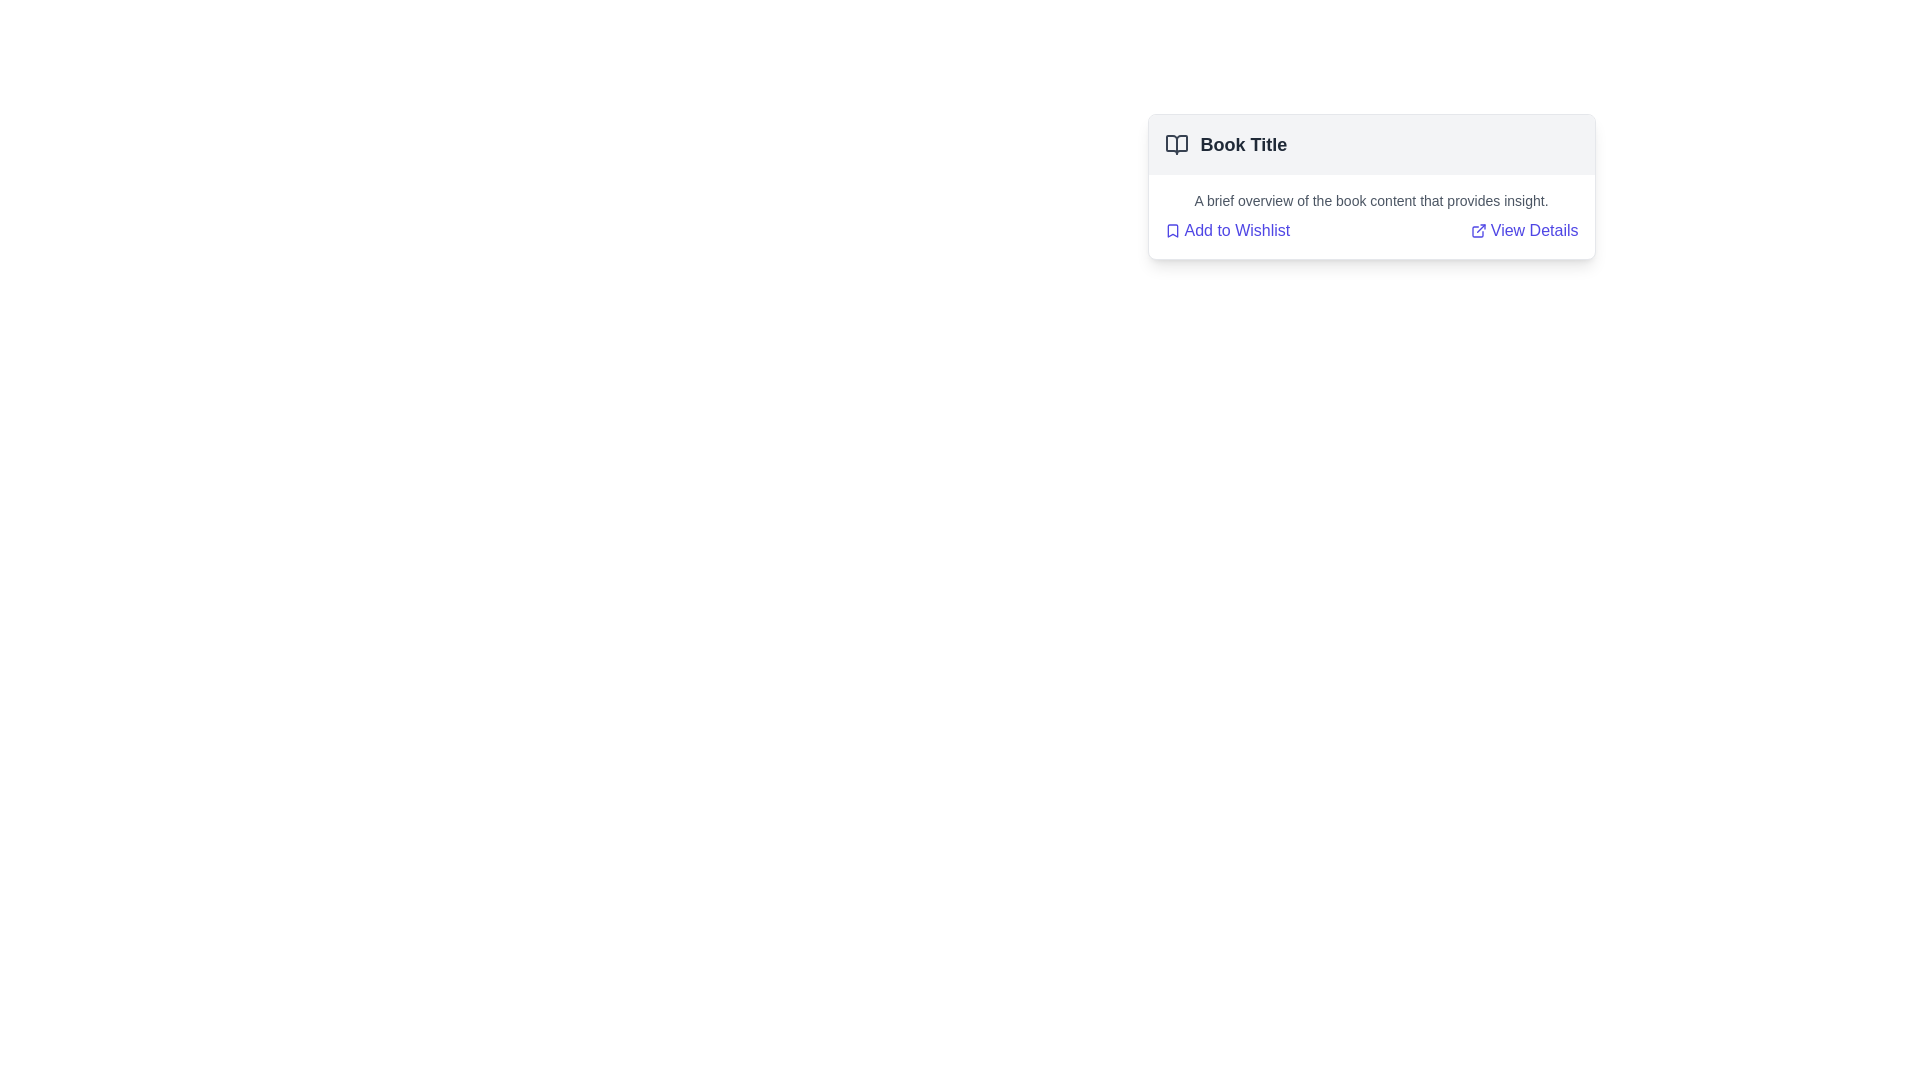 The height and width of the screenshot is (1080, 1920). What do you see at coordinates (1523, 230) in the screenshot?
I see `the blue styled hyperlink with an external link icon, located to the right of the 'Add to Wishlist' link` at bounding box center [1523, 230].